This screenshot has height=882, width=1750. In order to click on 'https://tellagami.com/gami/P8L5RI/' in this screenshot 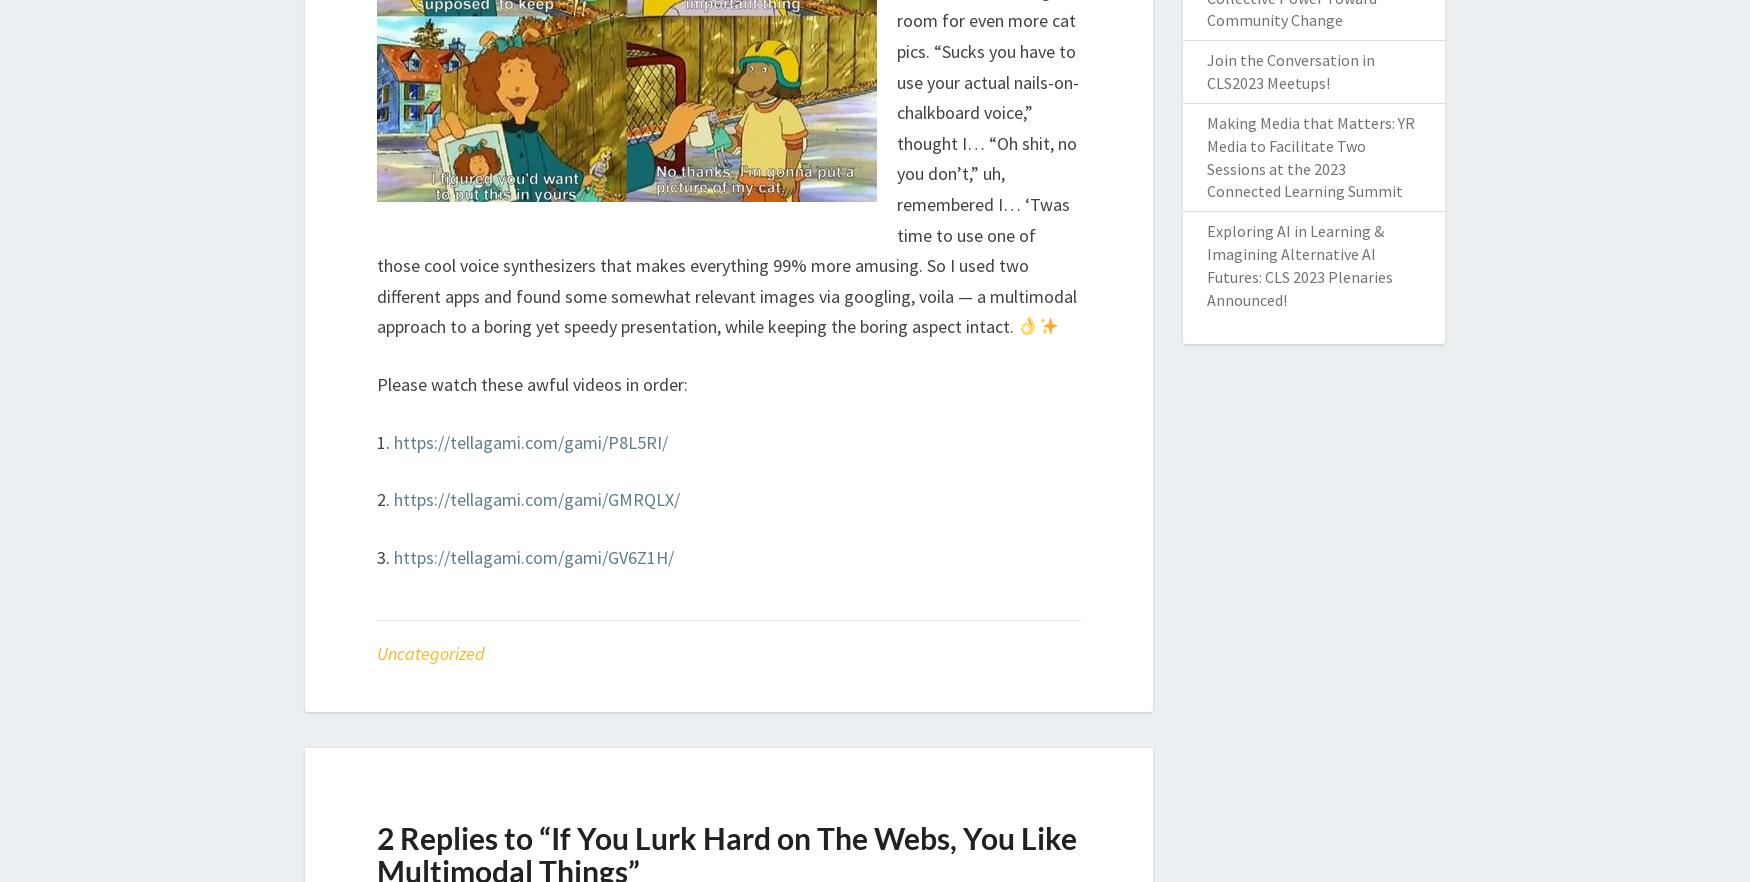, I will do `click(529, 441)`.